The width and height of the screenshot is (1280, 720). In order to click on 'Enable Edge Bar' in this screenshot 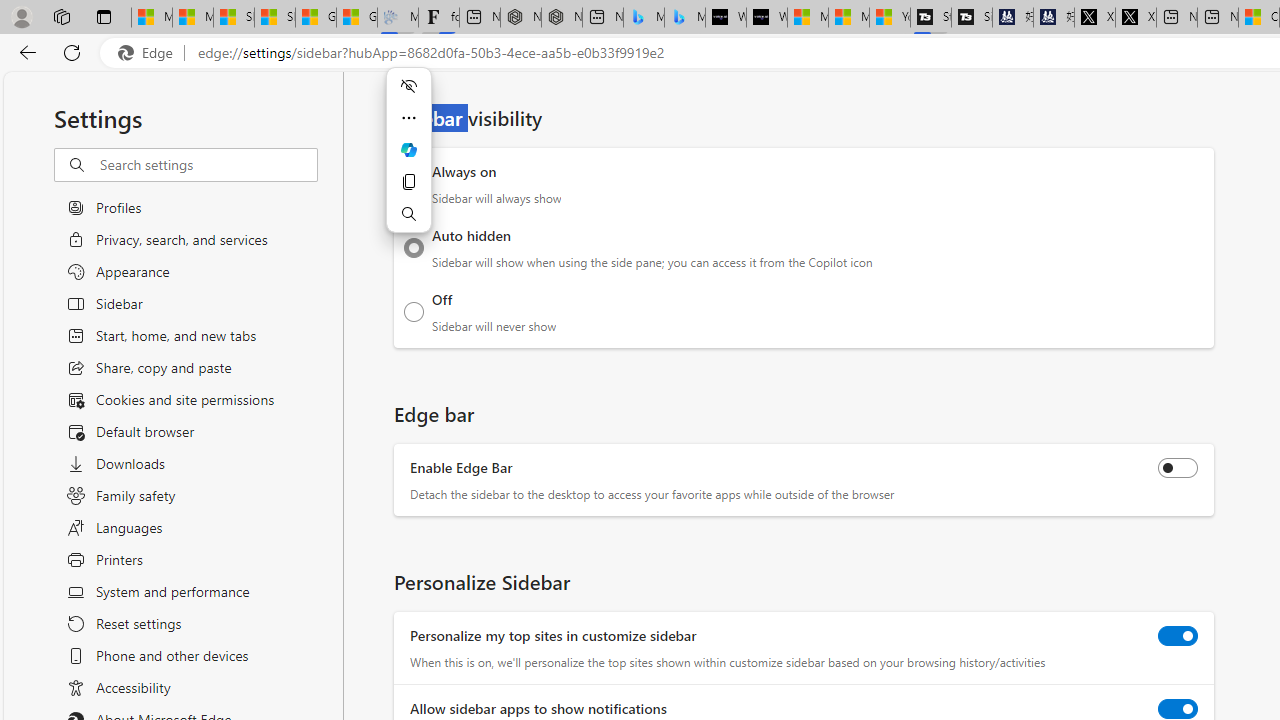, I will do `click(1178, 468)`.